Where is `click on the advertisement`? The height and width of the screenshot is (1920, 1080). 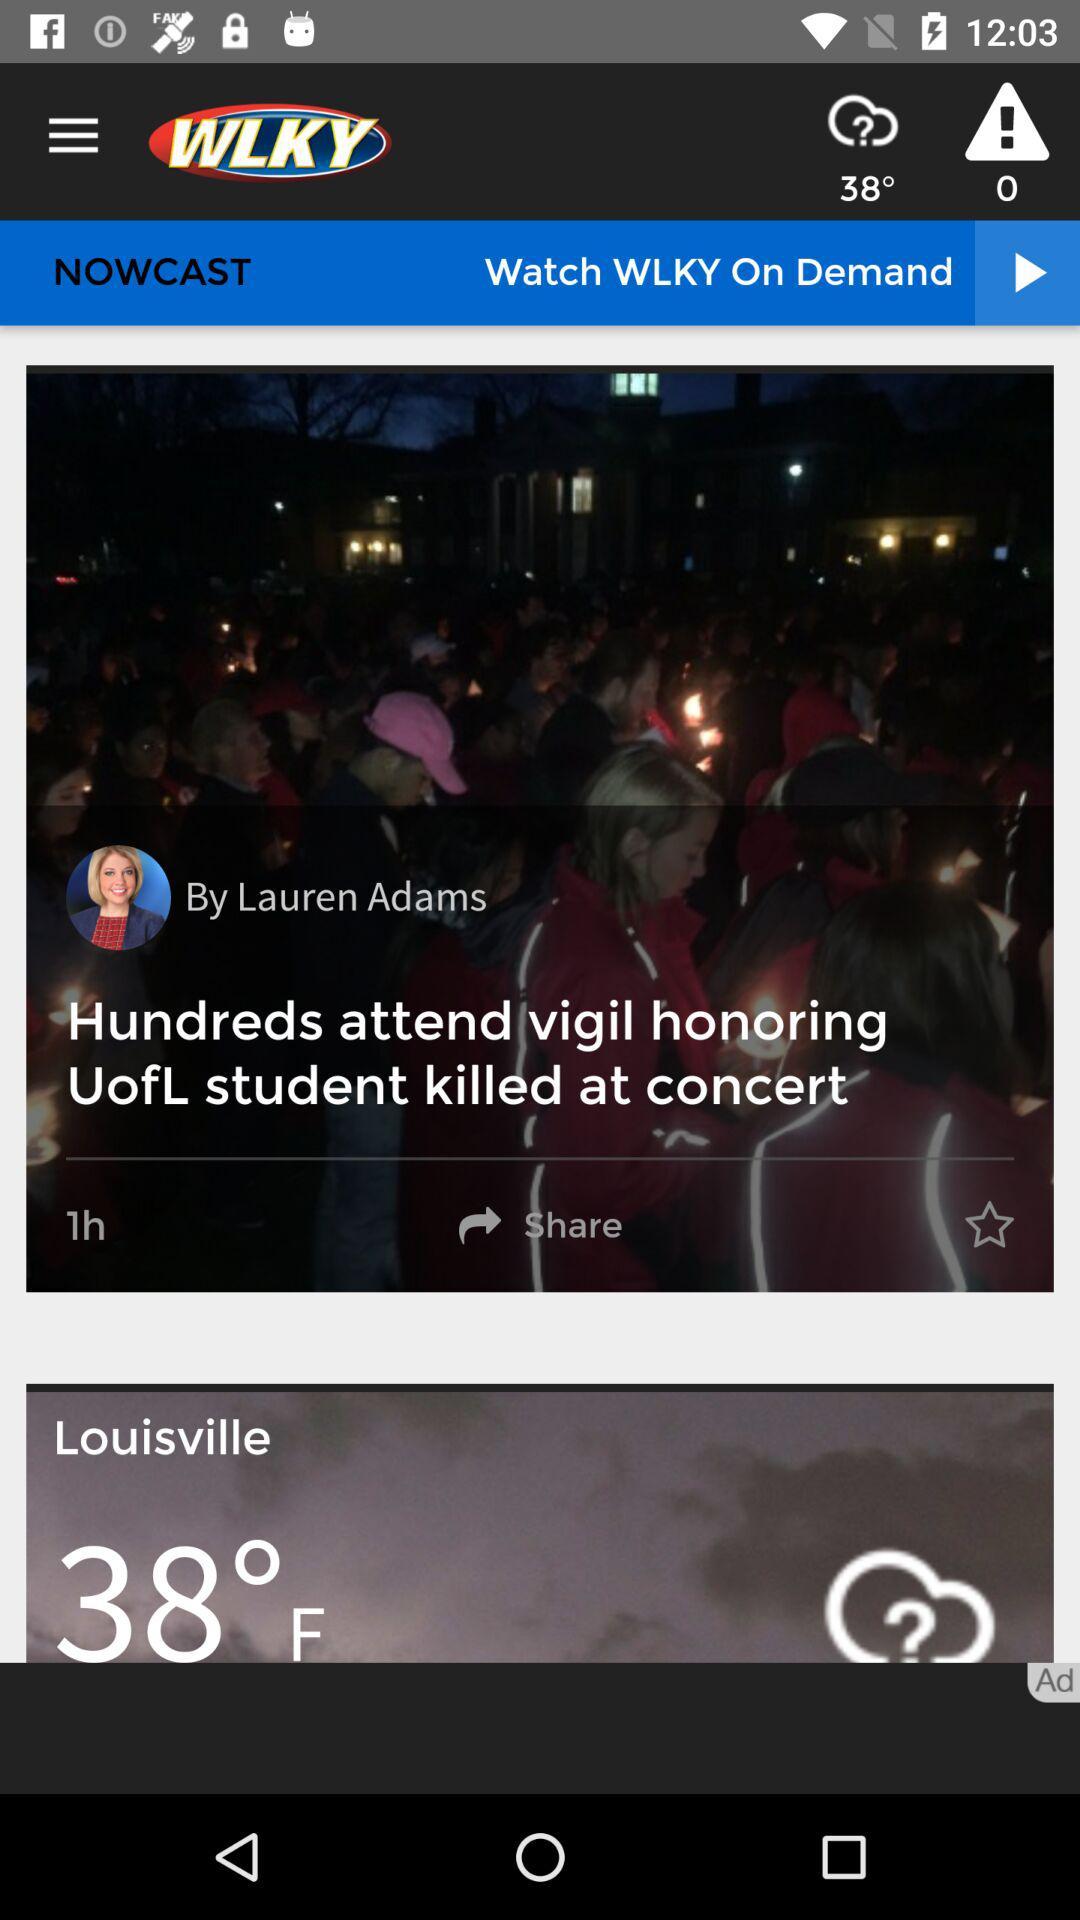
click on the advertisement is located at coordinates (540, 1727).